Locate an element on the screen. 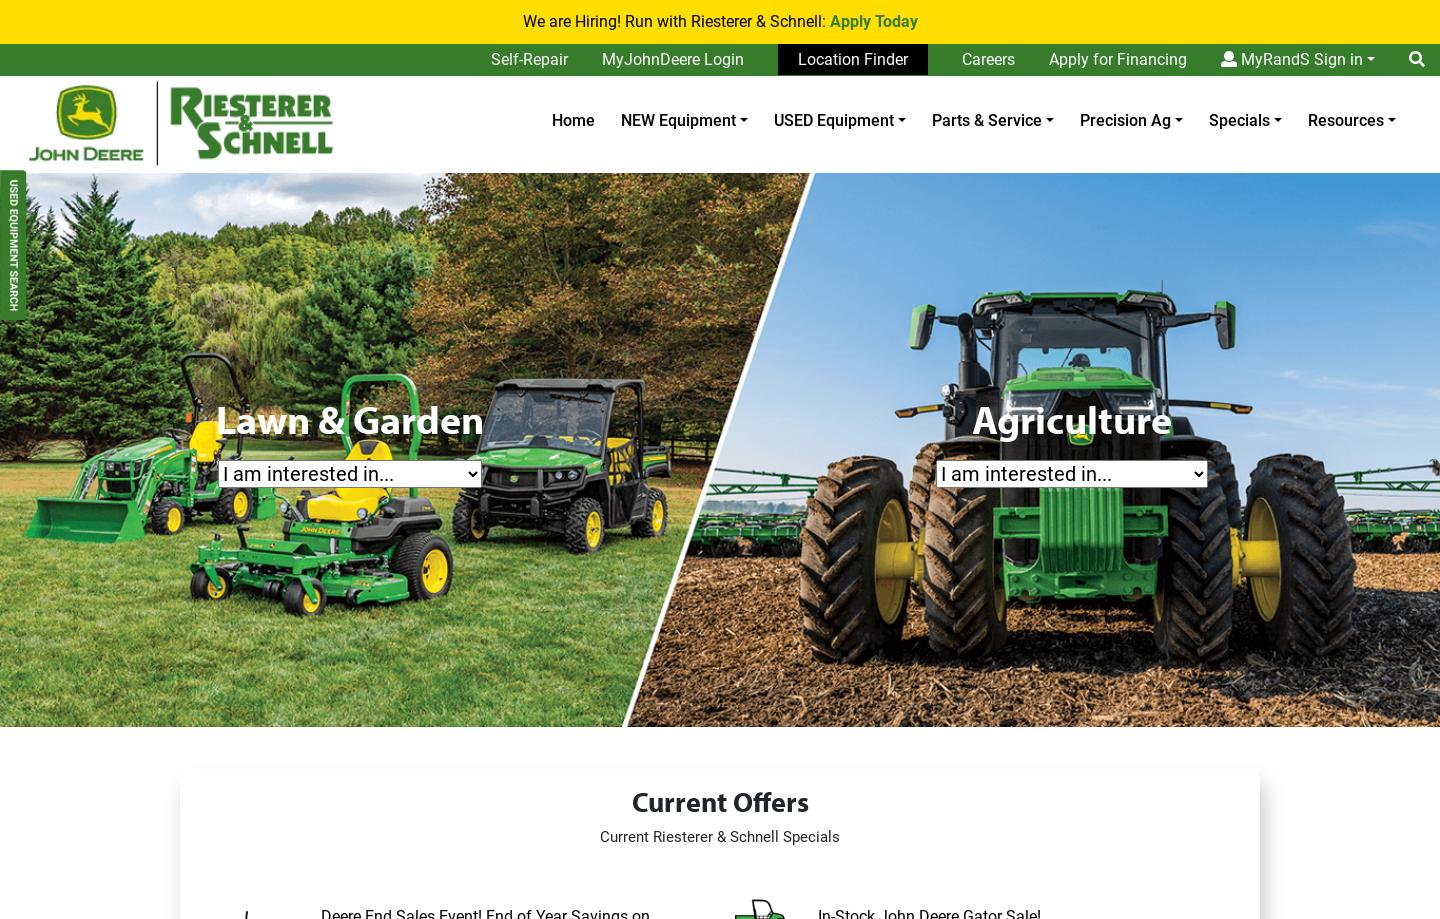  'Specials' is located at coordinates (1237, 119).